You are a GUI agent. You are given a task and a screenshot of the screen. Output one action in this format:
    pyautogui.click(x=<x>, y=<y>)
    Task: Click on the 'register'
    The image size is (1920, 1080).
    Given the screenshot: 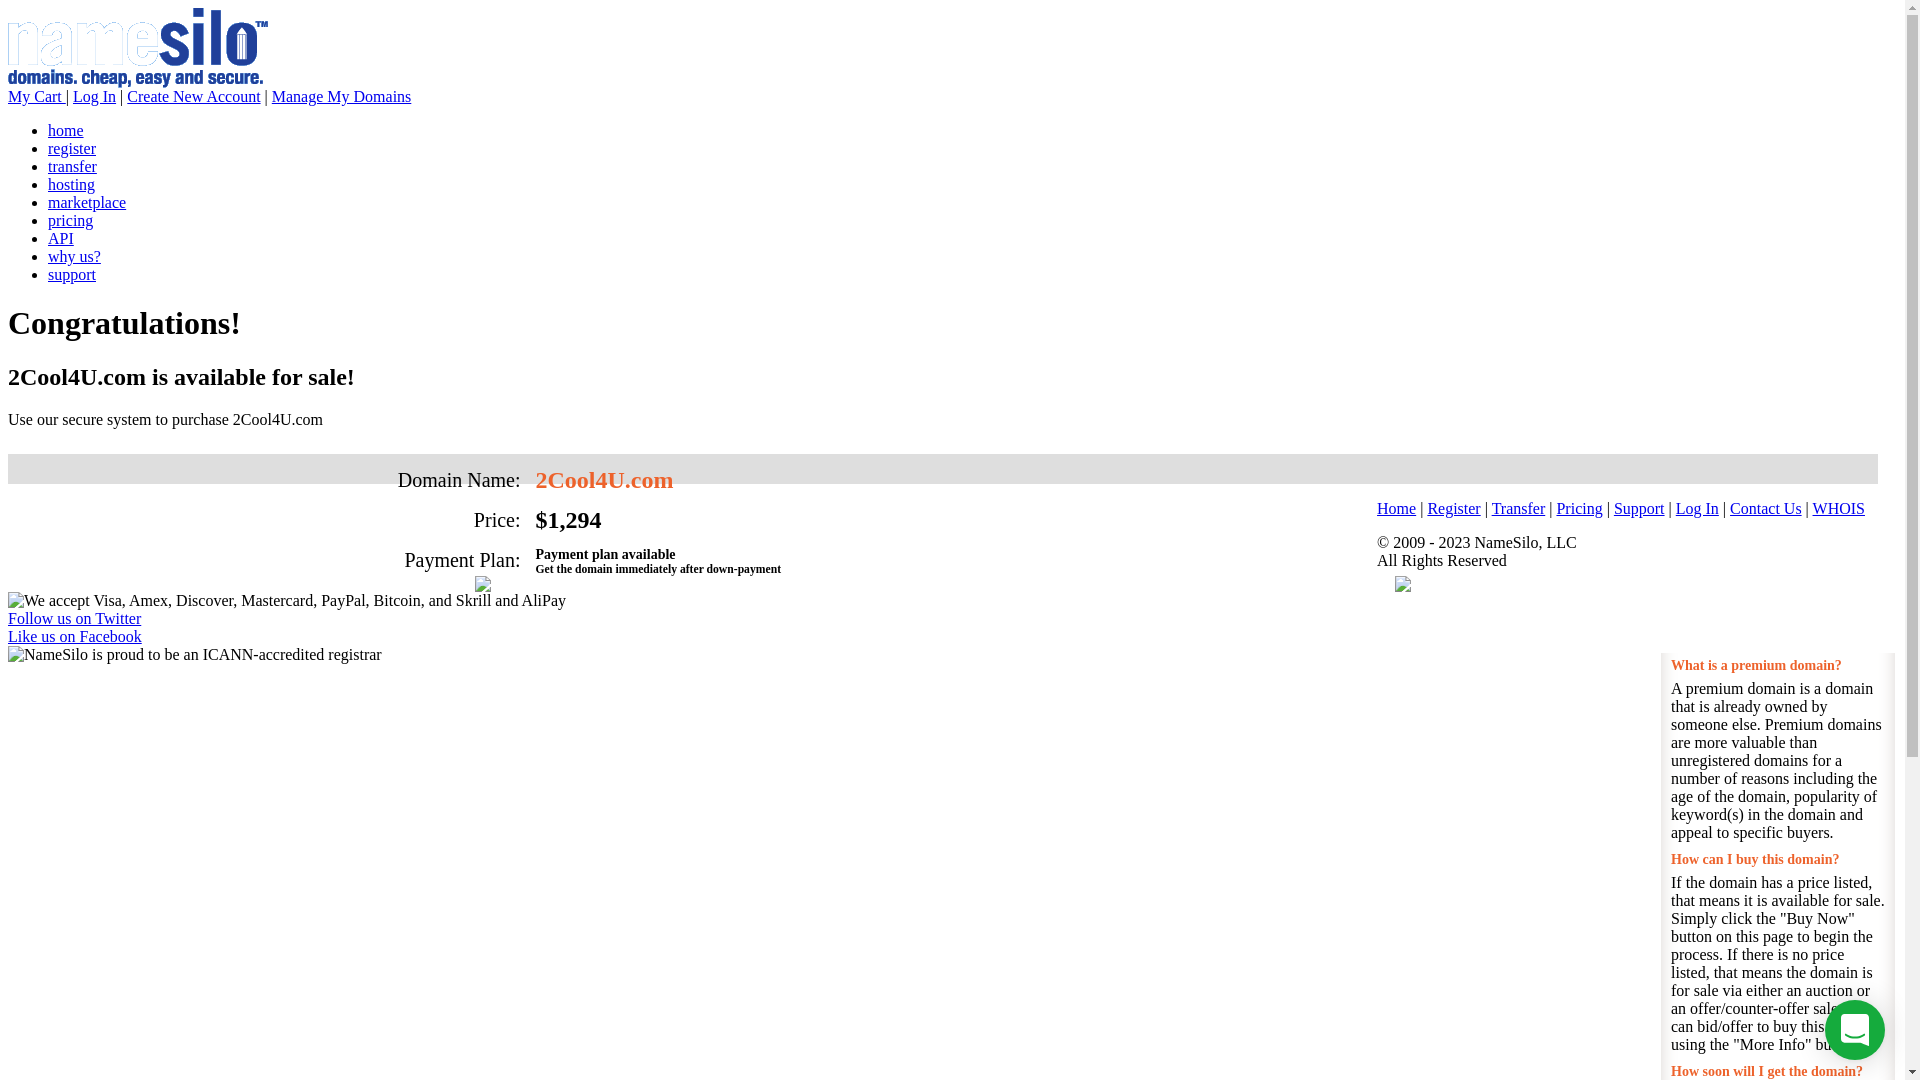 What is the action you would take?
    pyautogui.click(x=48, y=147)
    